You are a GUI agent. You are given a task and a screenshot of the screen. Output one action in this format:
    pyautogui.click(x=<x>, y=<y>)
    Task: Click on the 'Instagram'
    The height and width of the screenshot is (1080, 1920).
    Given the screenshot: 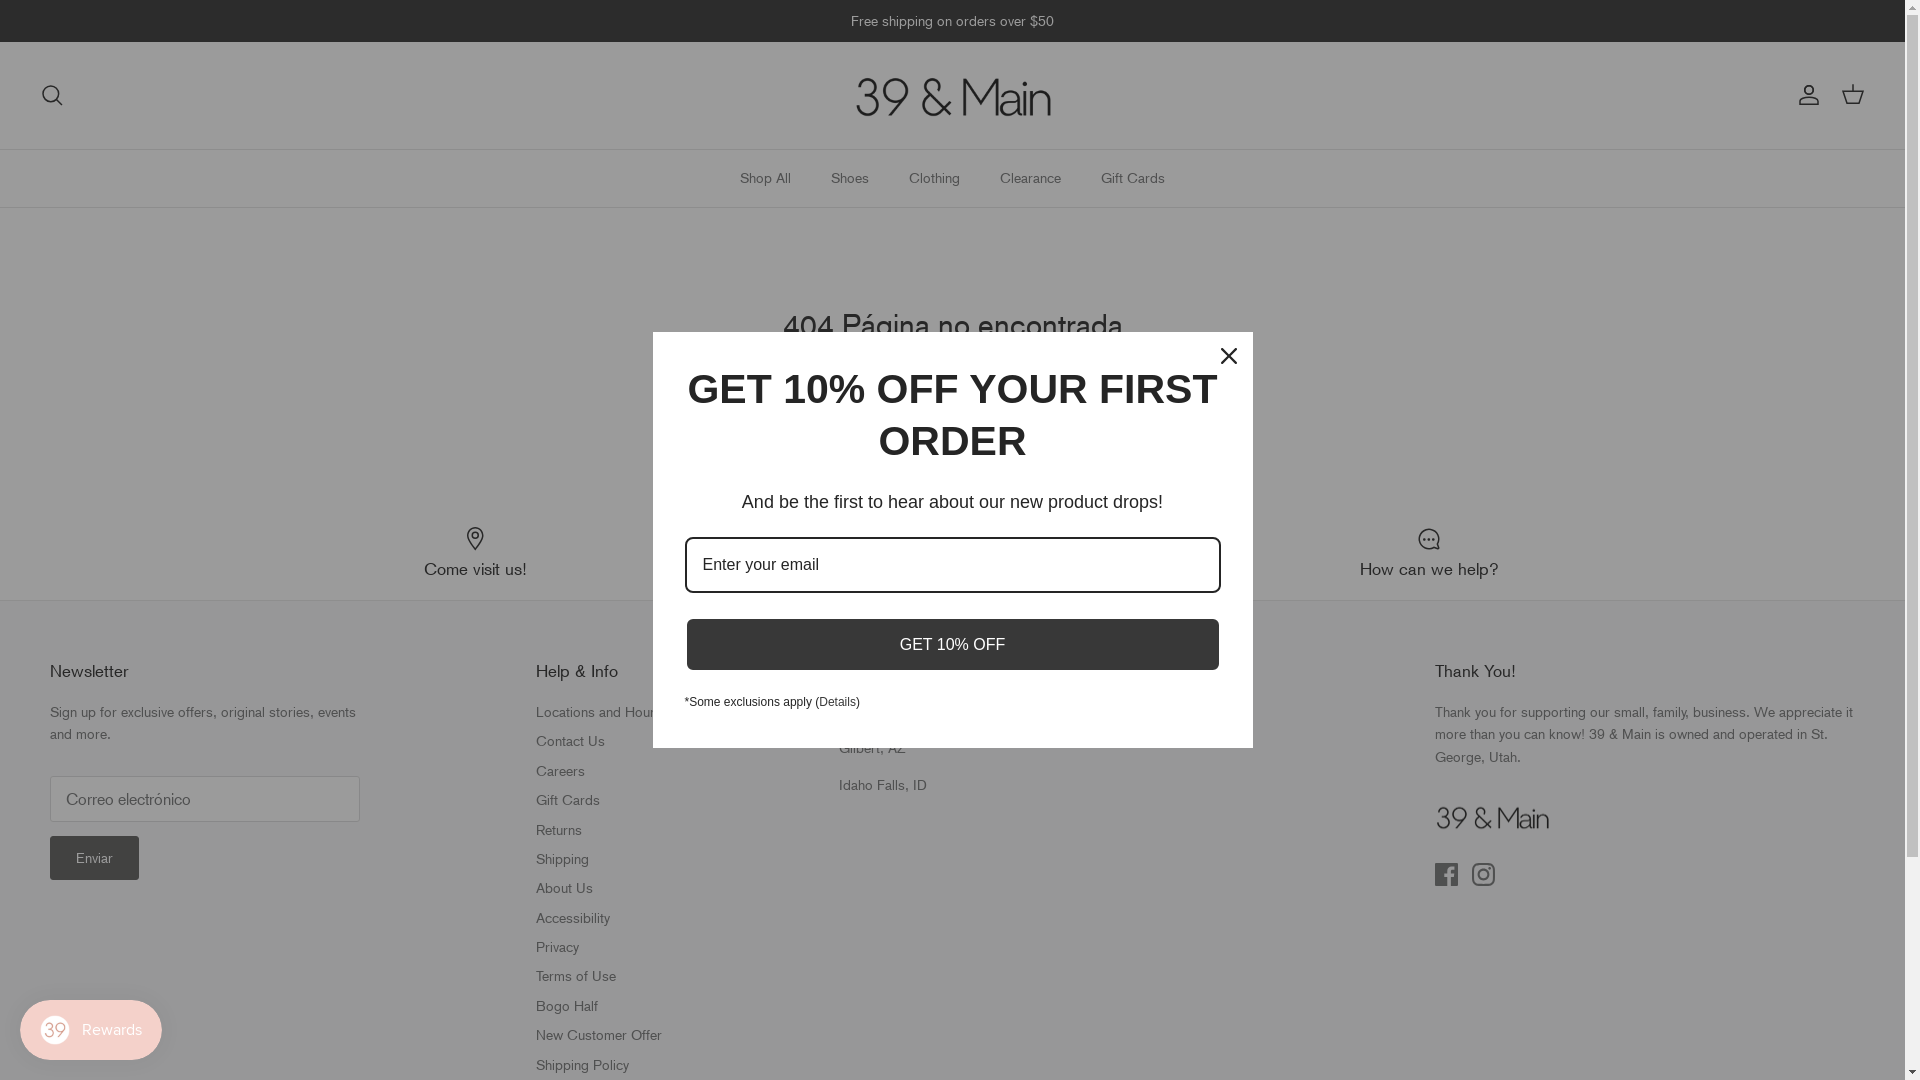 What is the action you would take?
    pyautogui.click(x=1472, y=873)
    